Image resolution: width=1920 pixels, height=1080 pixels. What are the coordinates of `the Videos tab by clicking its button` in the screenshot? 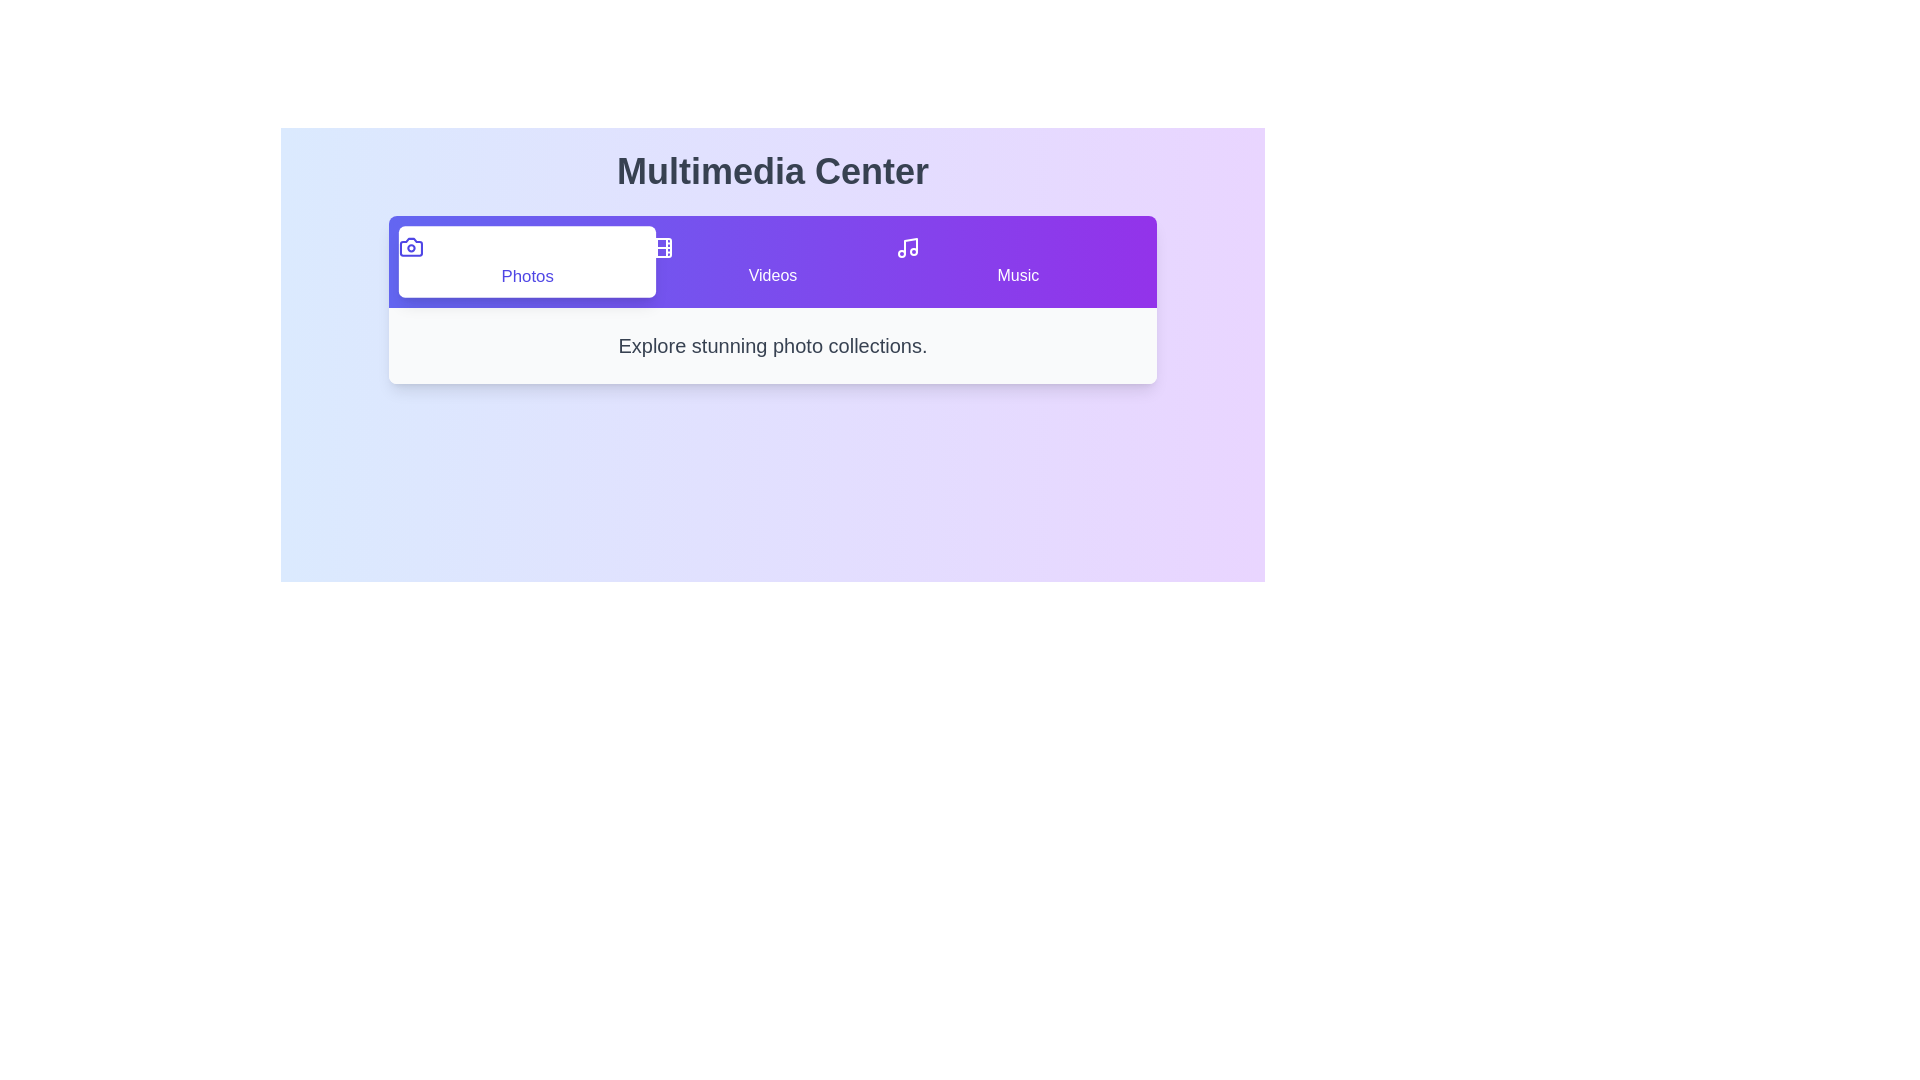 It's located at (771, 261).